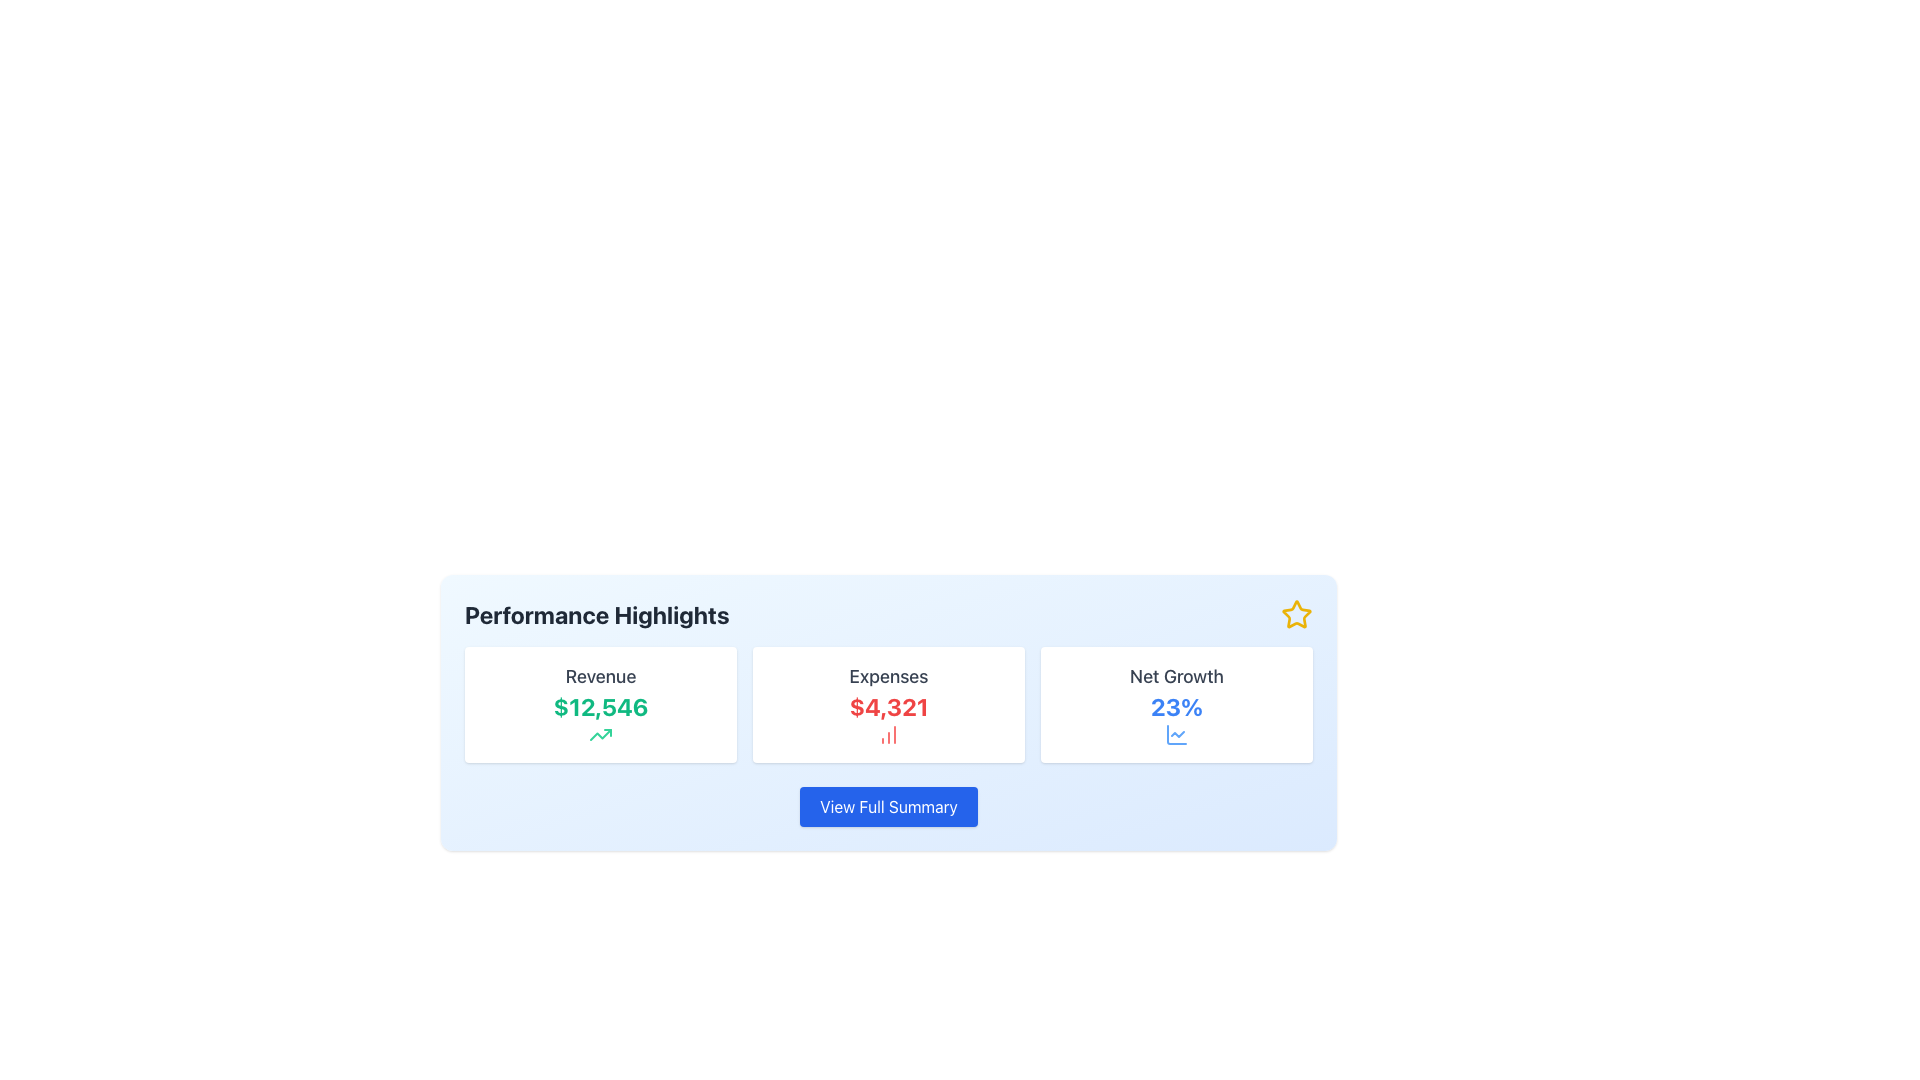 This screenshot has width=1920, height=1080. I want to click on the 'View Full Summary' button, which is a rectangular button with a blue background and white text, located below the summary panels for Revenue, Expenses, and Net Growth, so click(887, 805).